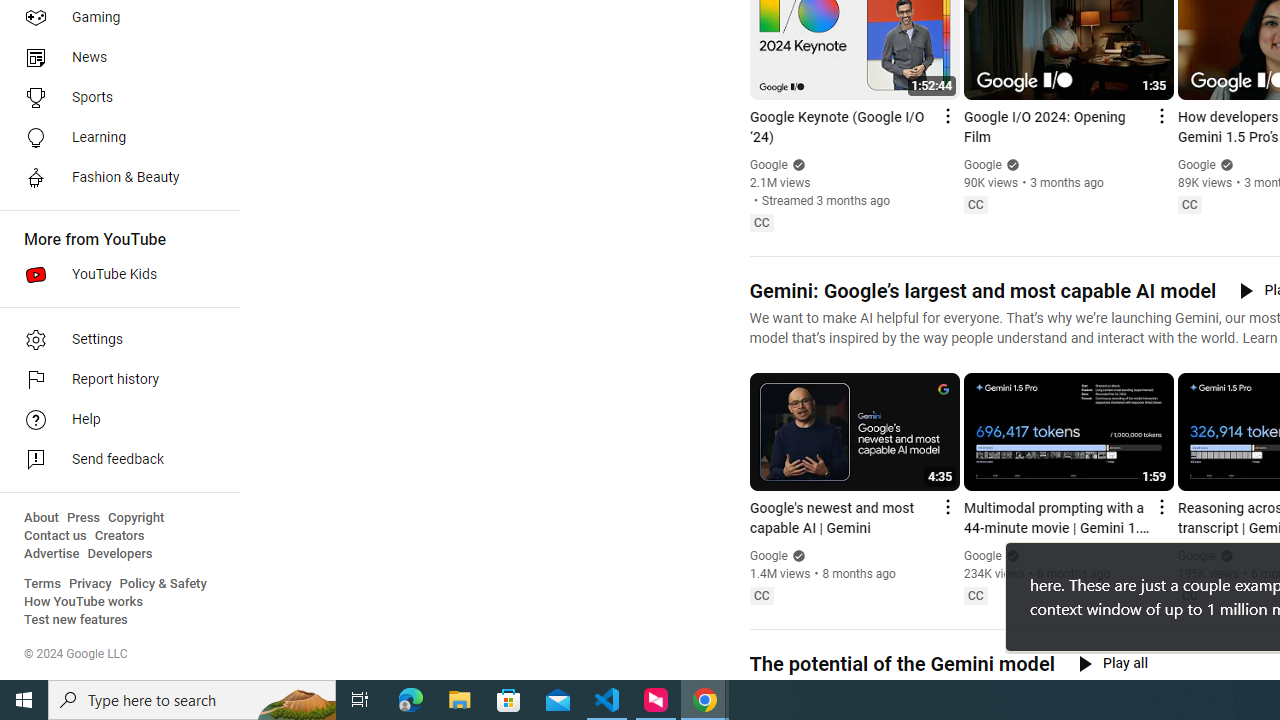  What do you see at coordinates (89, 584) in the screenshot?
I see `'Privacy'` at bounding box center [89, 584].